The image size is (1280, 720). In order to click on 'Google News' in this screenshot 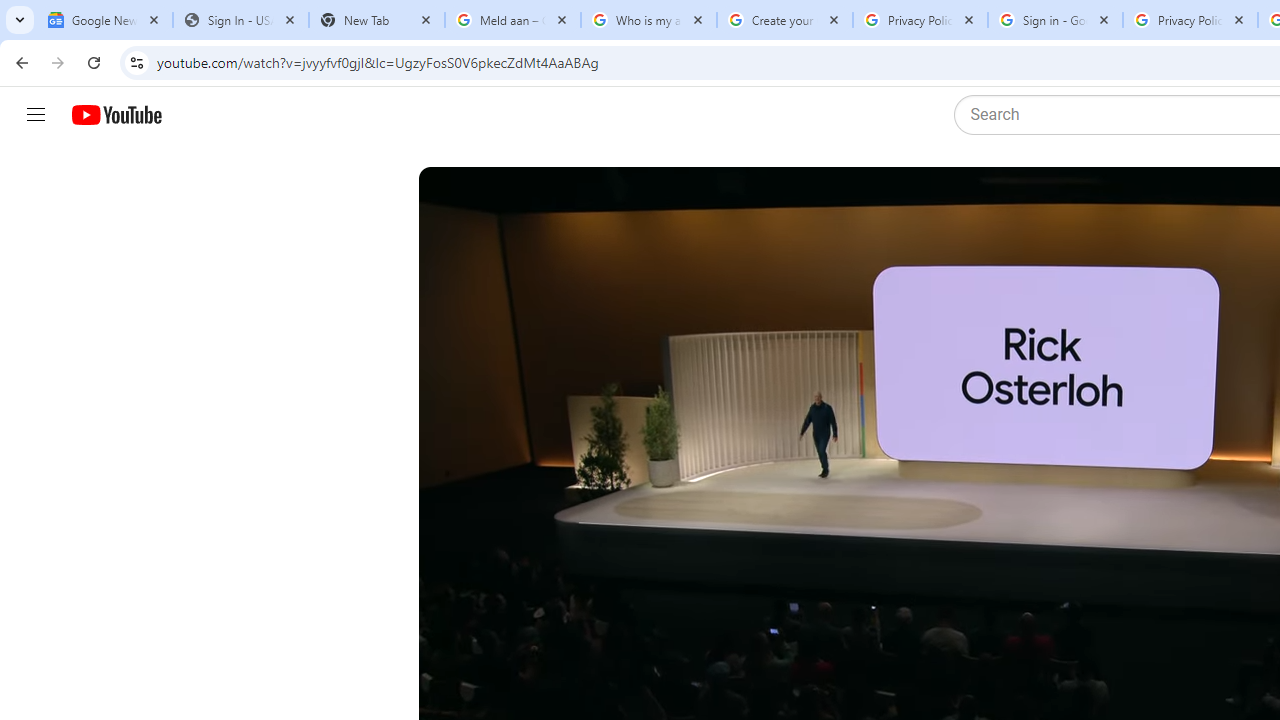, I will do `click(103, 20)`.